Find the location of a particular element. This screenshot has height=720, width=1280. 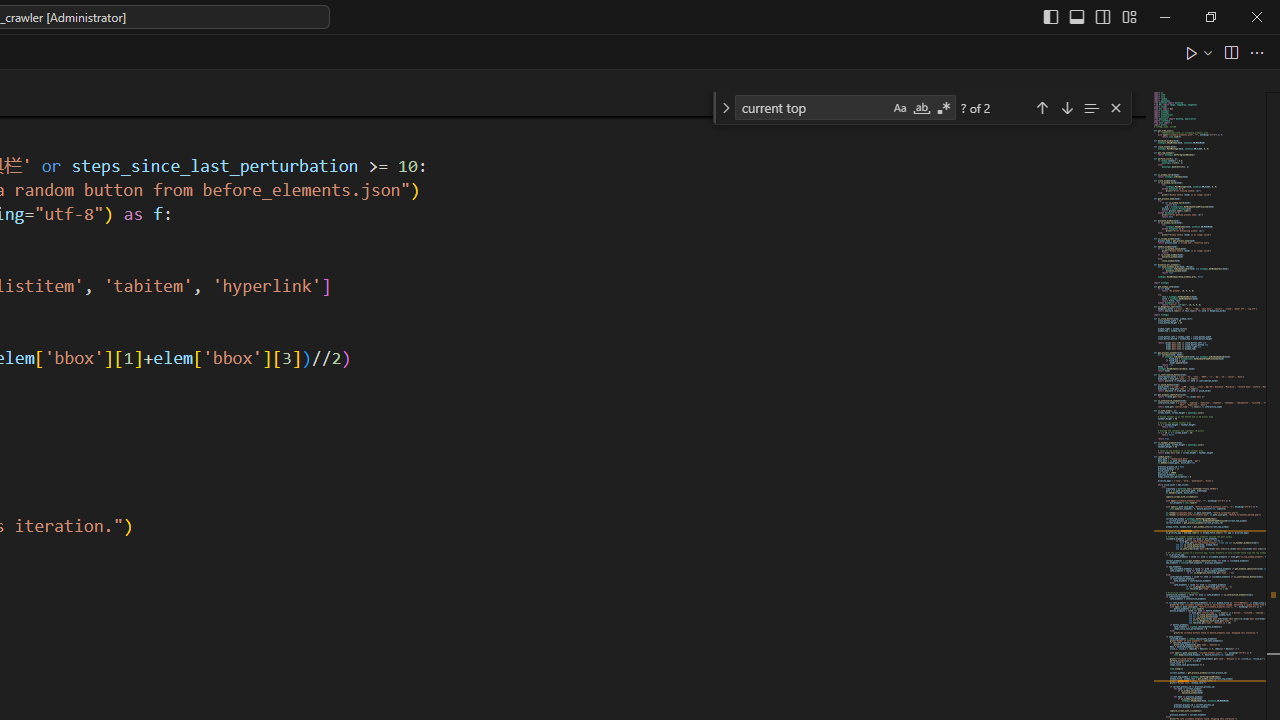

'Toggle Secondary Side Bar (Ctrl+Alt+B)' is located at coordinates (1101, 16).